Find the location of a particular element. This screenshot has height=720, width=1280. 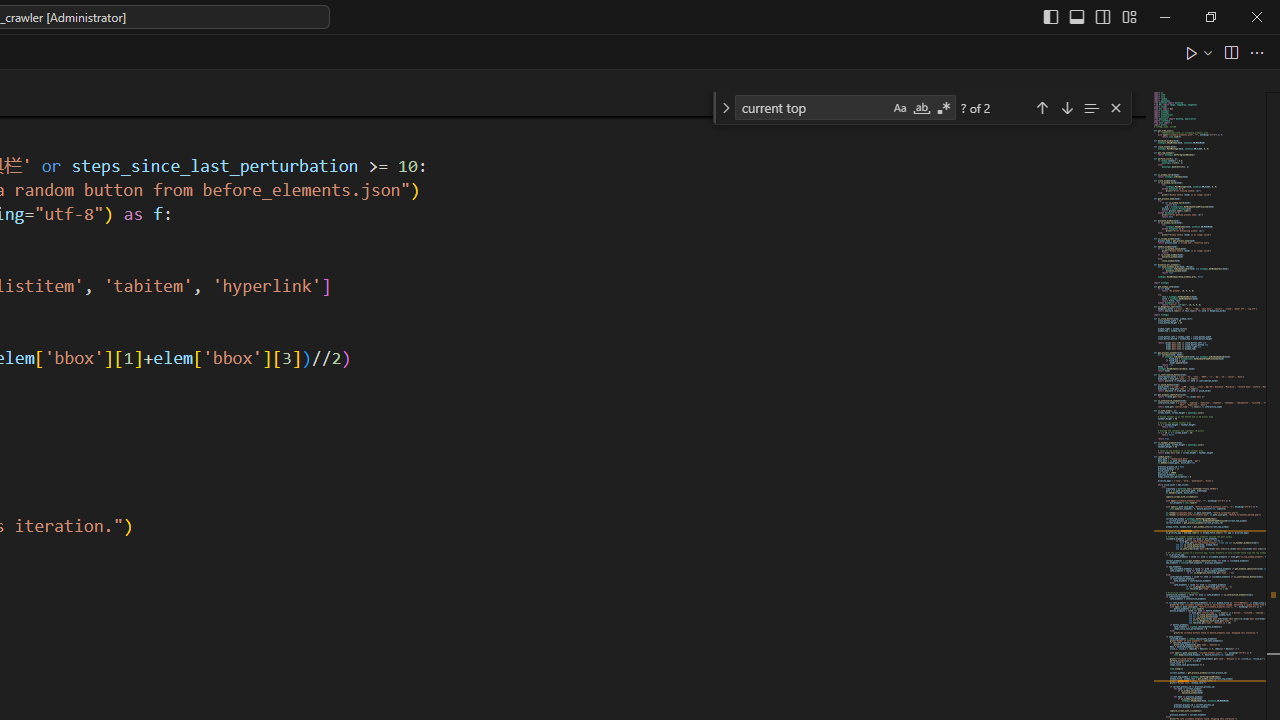

'Toggle Secondary Side Bar (Ctrl+Alt+B)' is located at coordinates (1101, 16).